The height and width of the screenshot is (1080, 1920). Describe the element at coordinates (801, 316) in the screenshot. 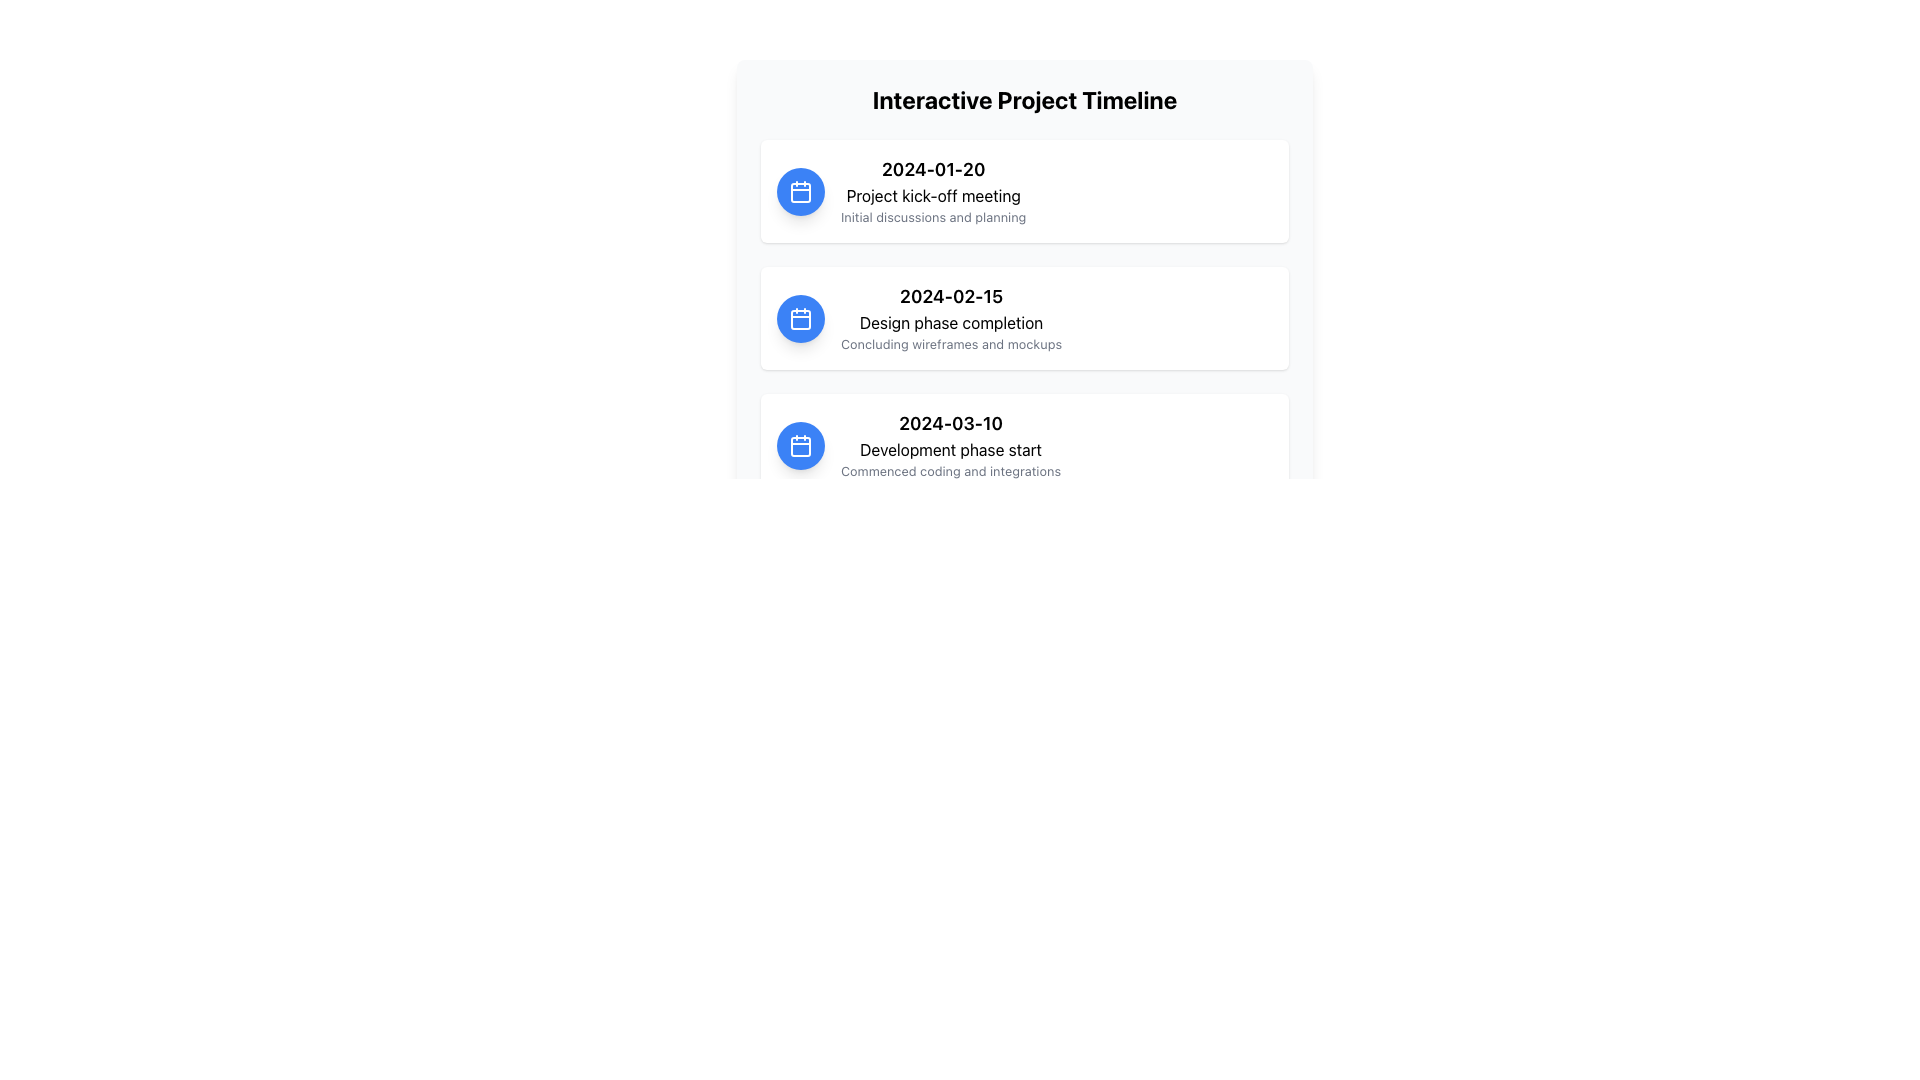

I see `the calendar events icon located in the second row of the timeline interface, to the left of 'Design phase completion'` at that location.